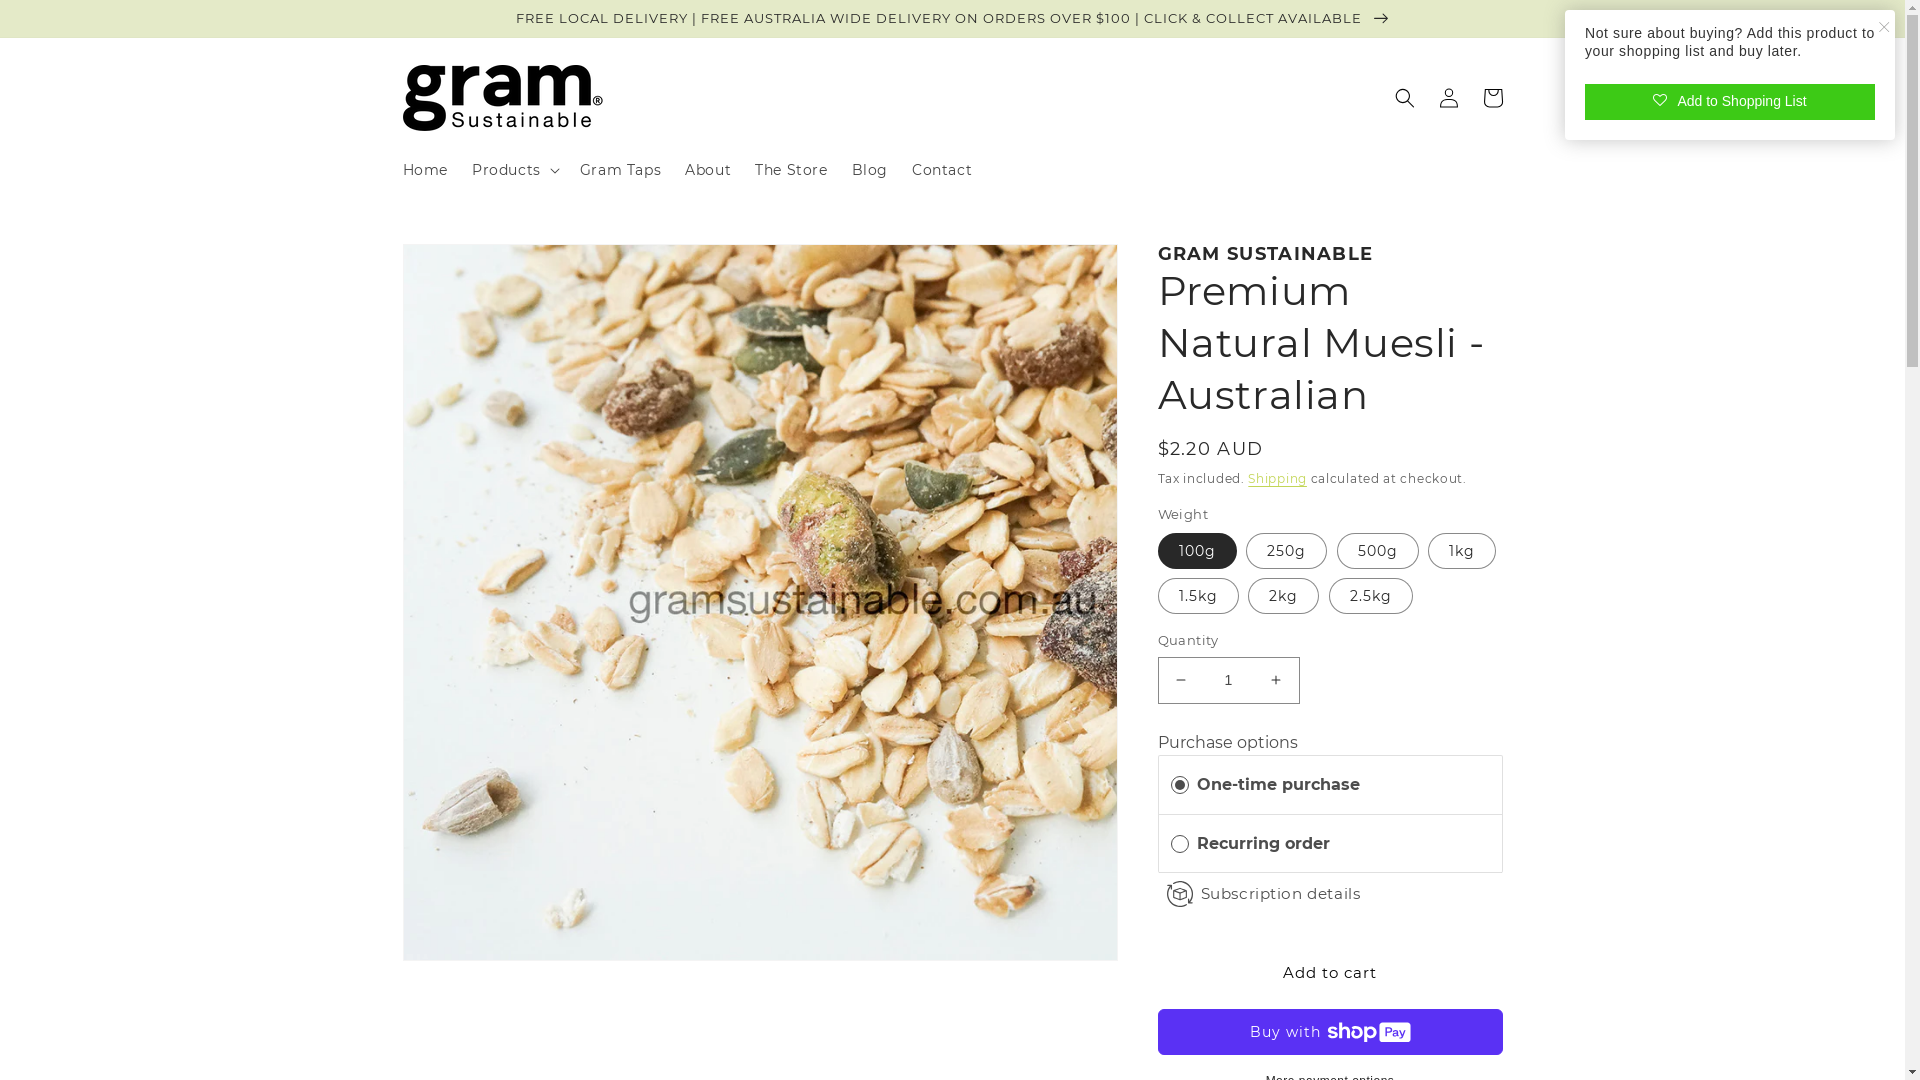 This screenshot has width=1920, height=1080. I want to click on 'Gram Taps', so click(619, 168).